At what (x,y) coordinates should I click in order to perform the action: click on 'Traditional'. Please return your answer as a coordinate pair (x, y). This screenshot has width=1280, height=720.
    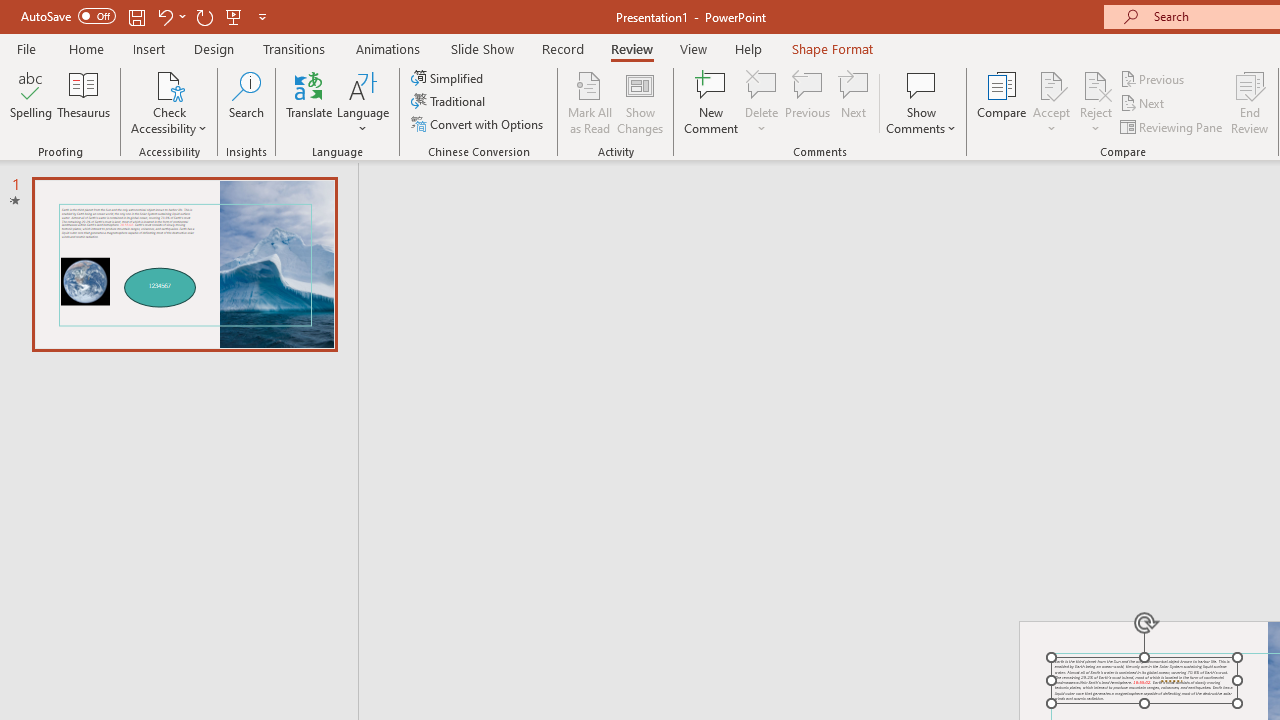
    Looking at the image, I should click on (448, 101).